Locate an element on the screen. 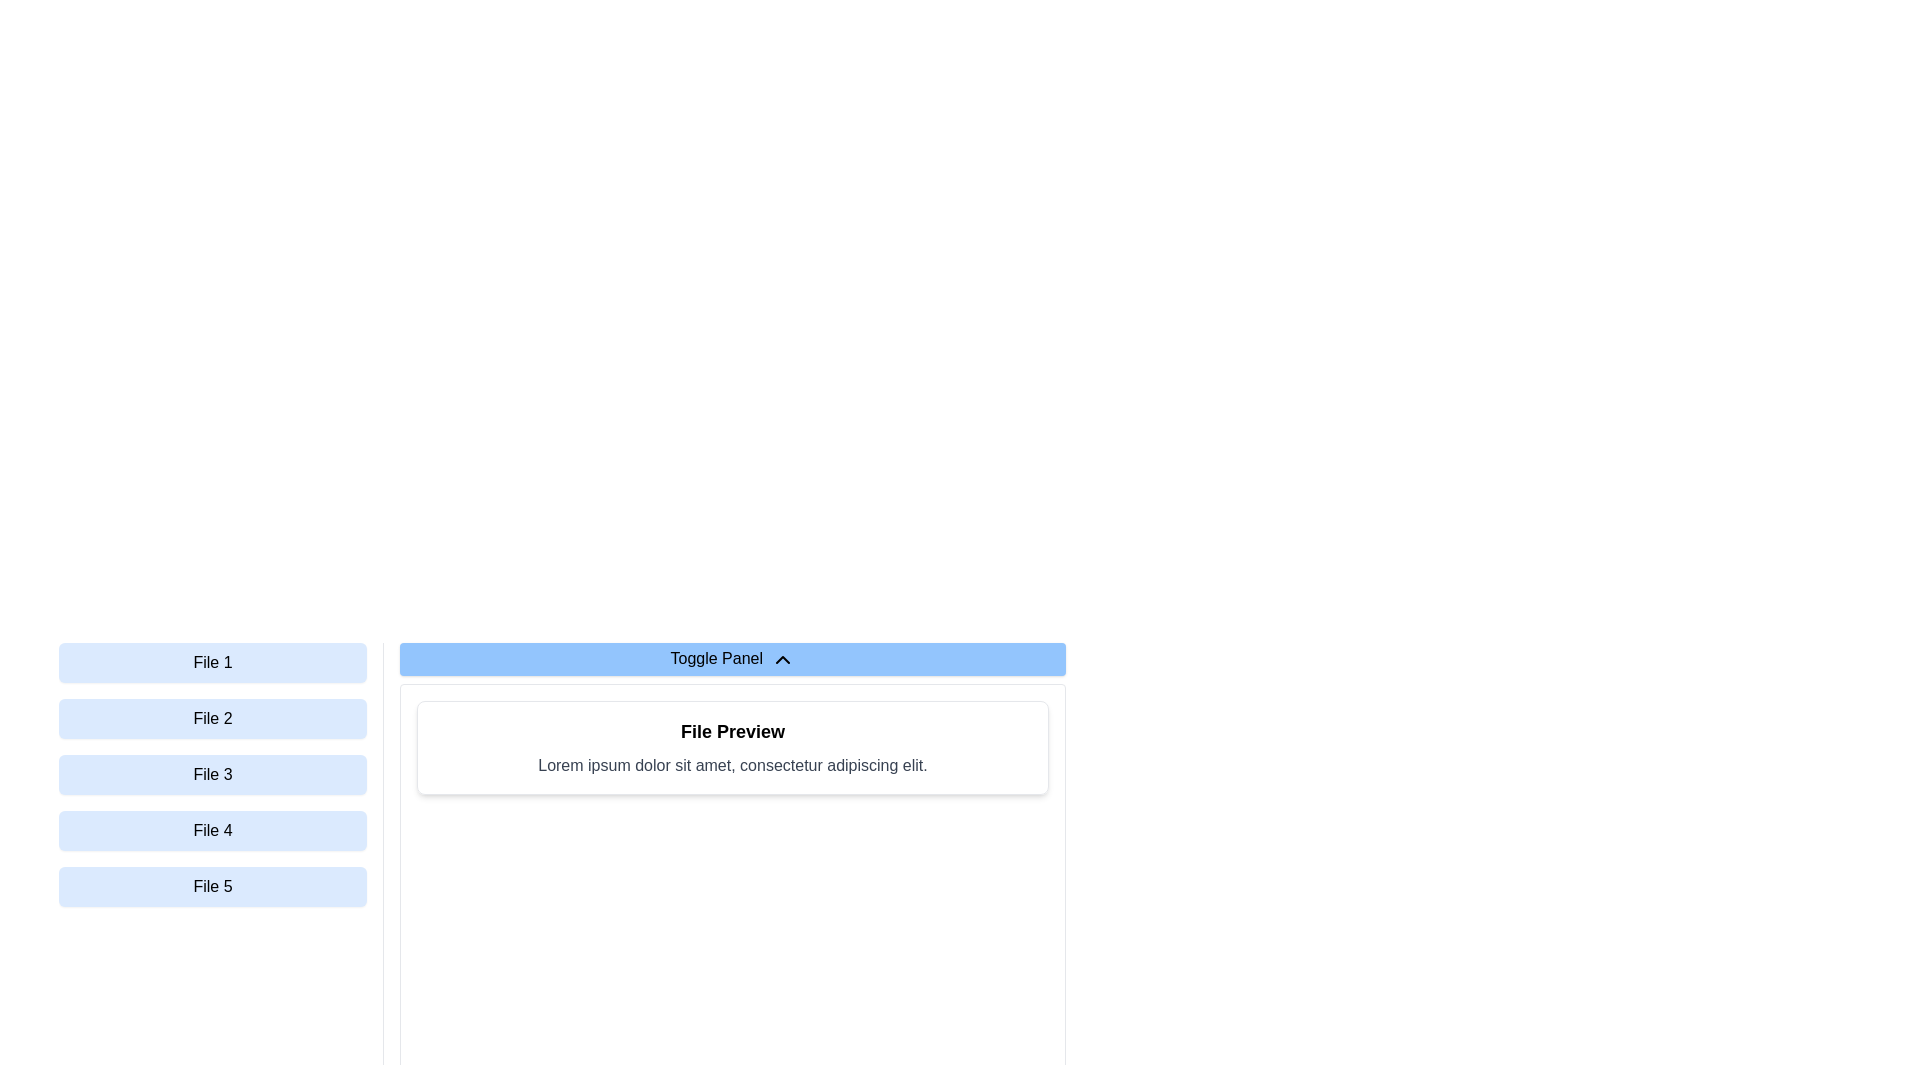  the chevron icon to the right of the 'Toggle Panel' text, which indicates the collapsible state of the panel below is located at coordinates (782, 659).